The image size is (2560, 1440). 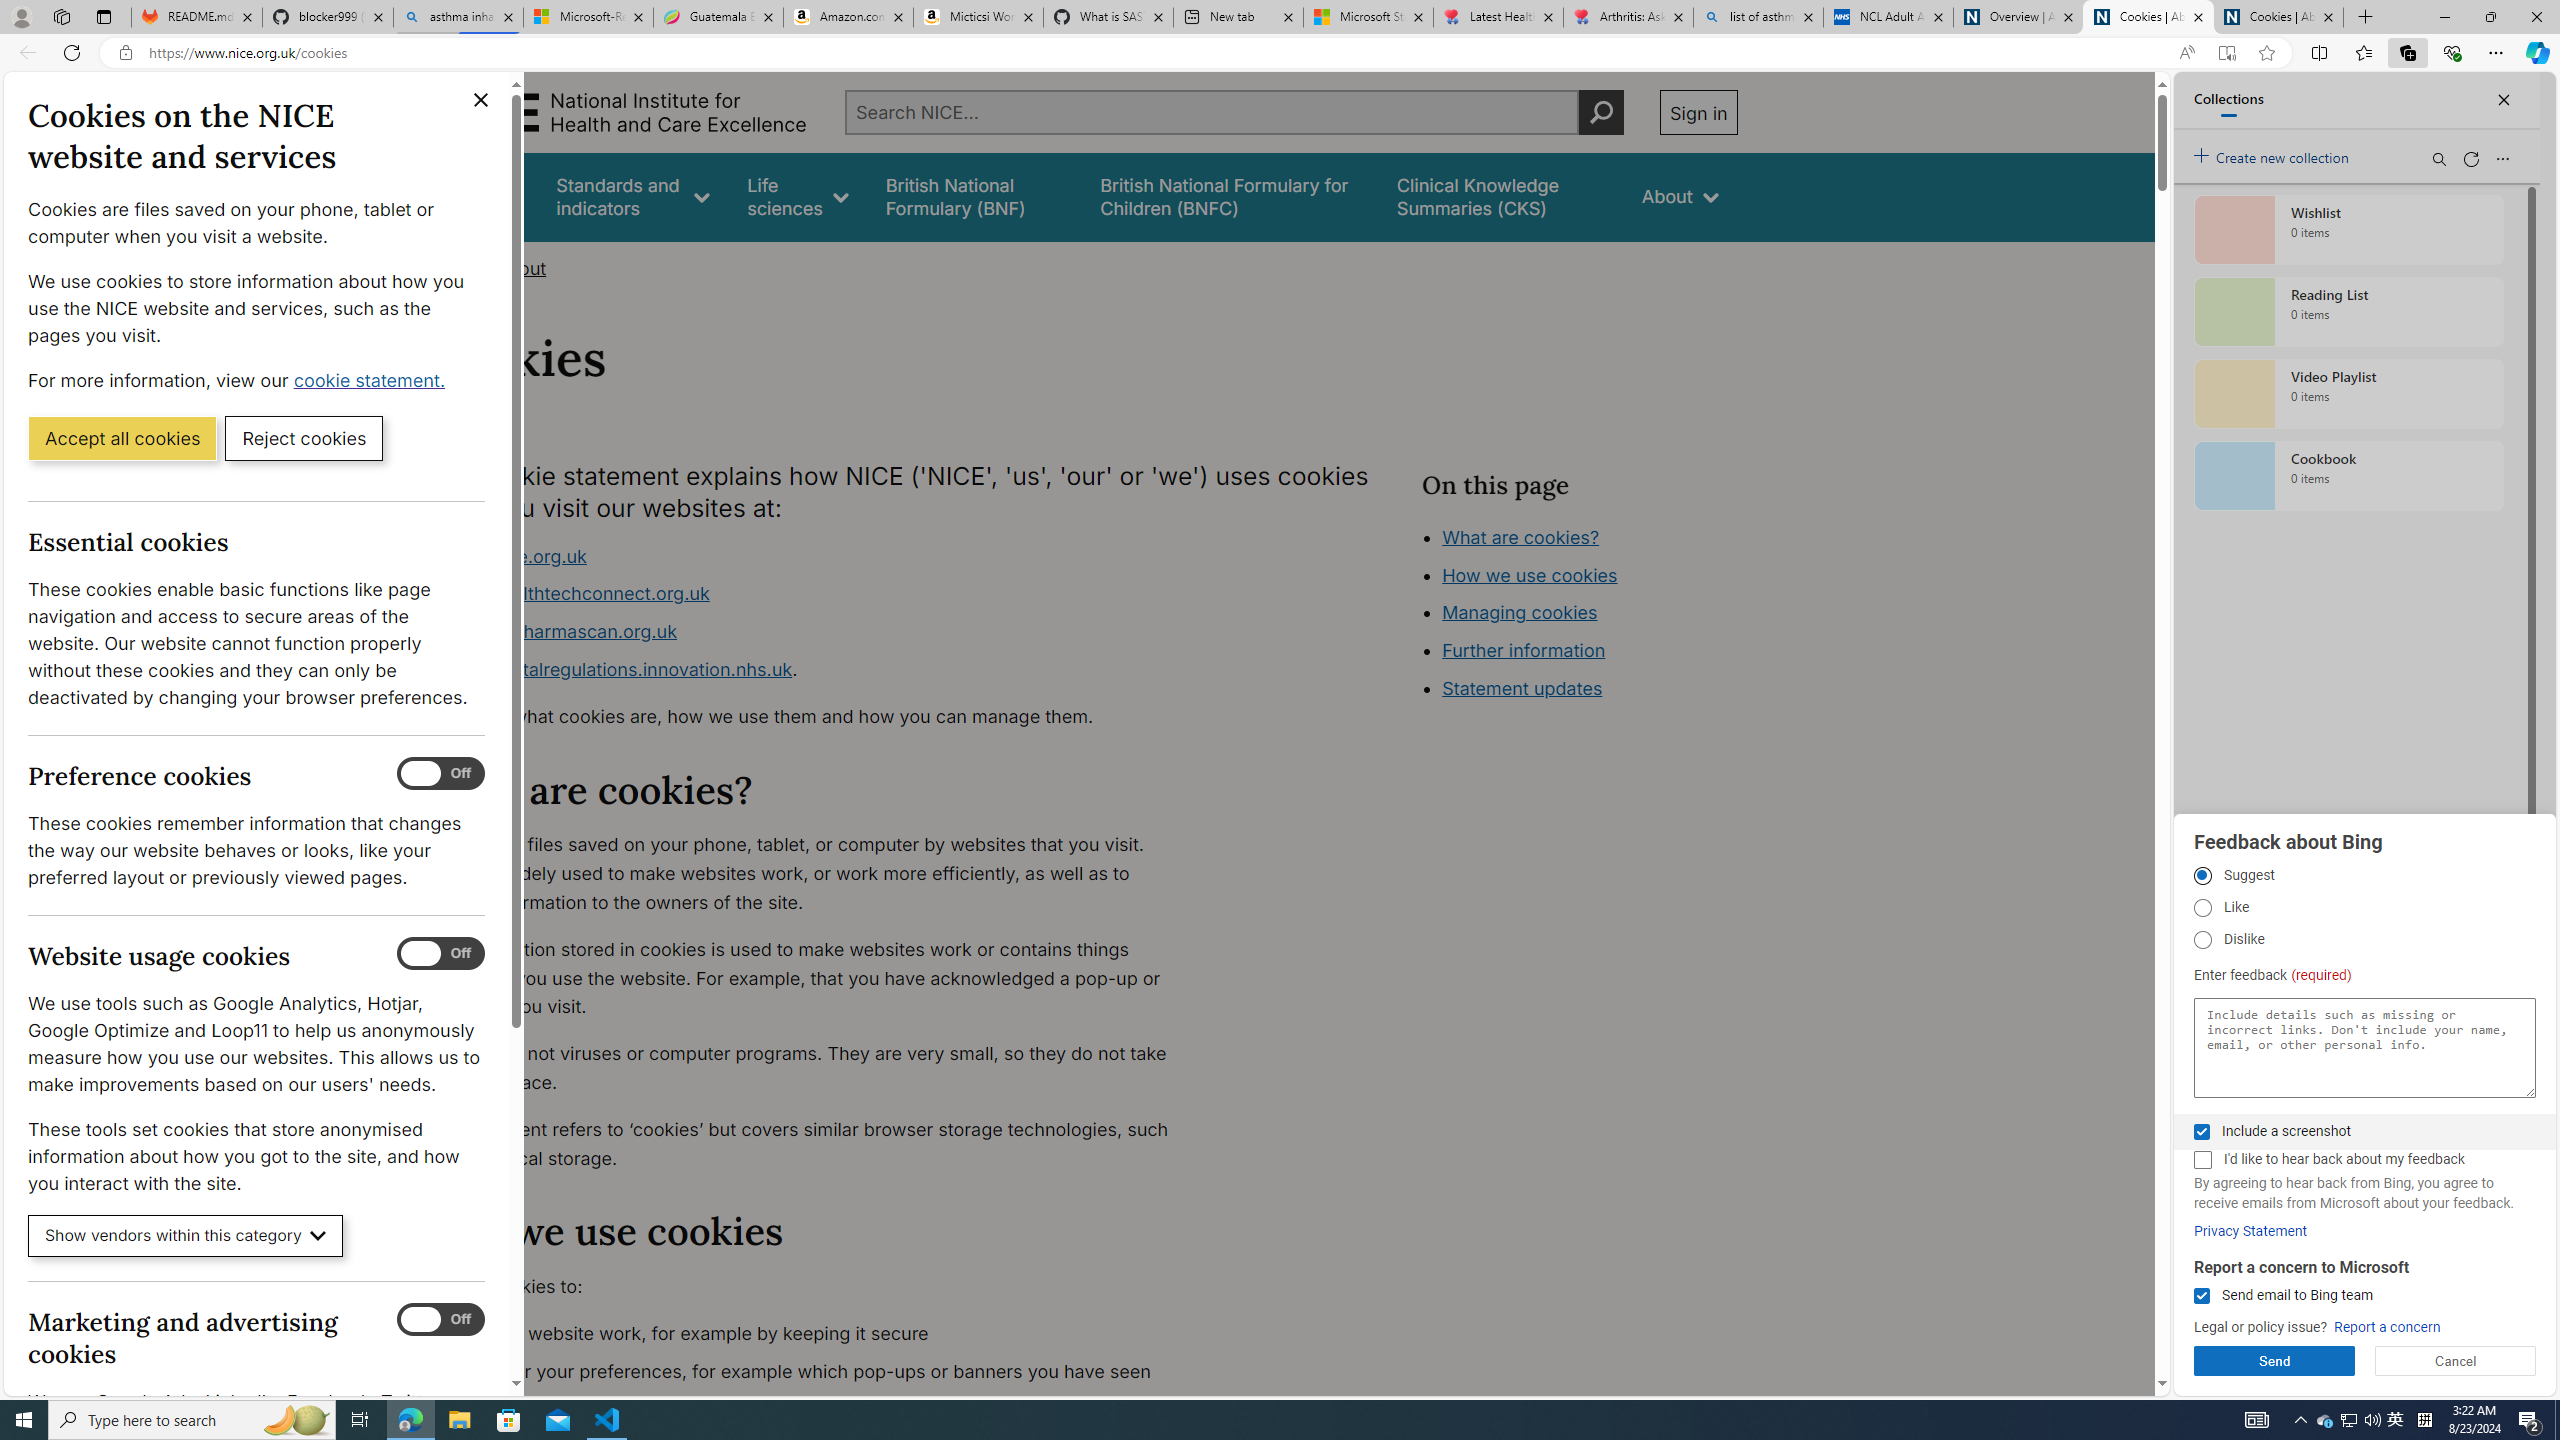 I want to click on 'Privacy Statement', so click(x=2250, y=1230).